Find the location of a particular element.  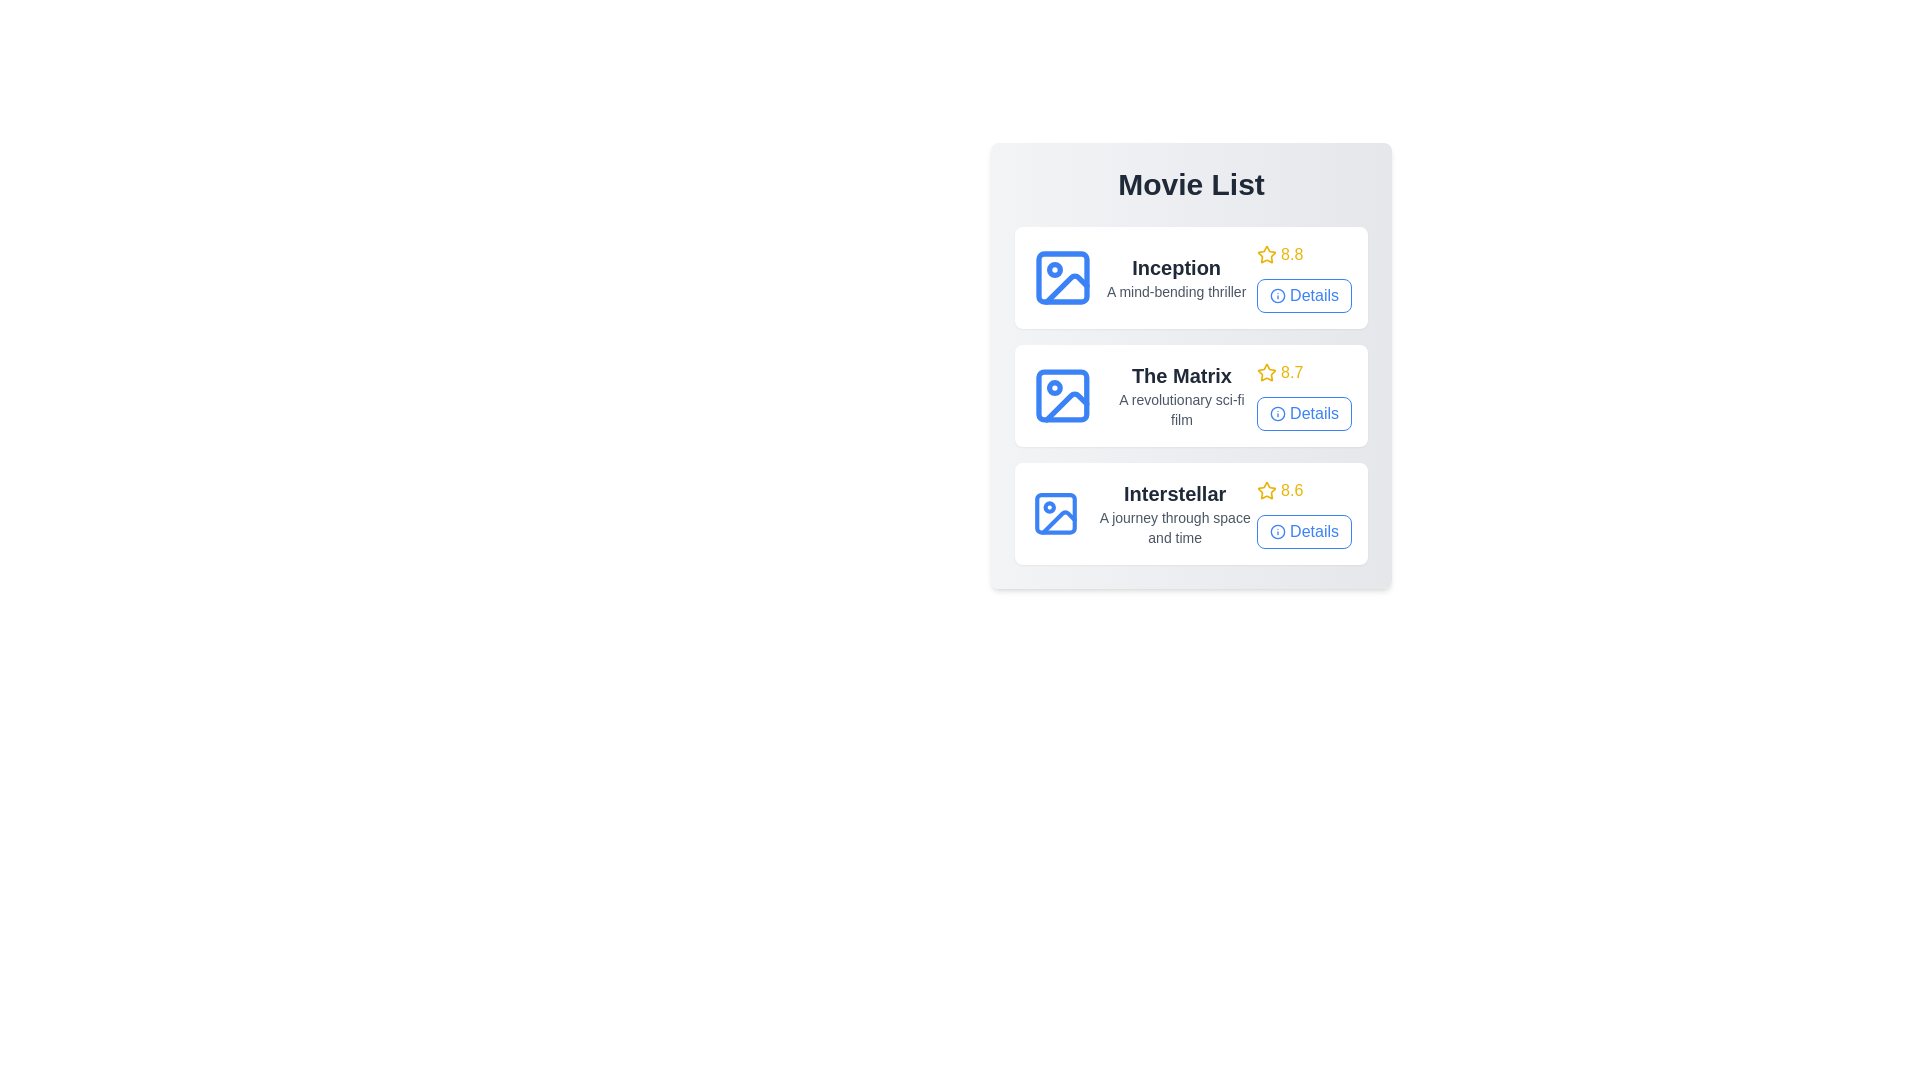

the title of the movie Interstellar is located at coordinates (1175, 493).